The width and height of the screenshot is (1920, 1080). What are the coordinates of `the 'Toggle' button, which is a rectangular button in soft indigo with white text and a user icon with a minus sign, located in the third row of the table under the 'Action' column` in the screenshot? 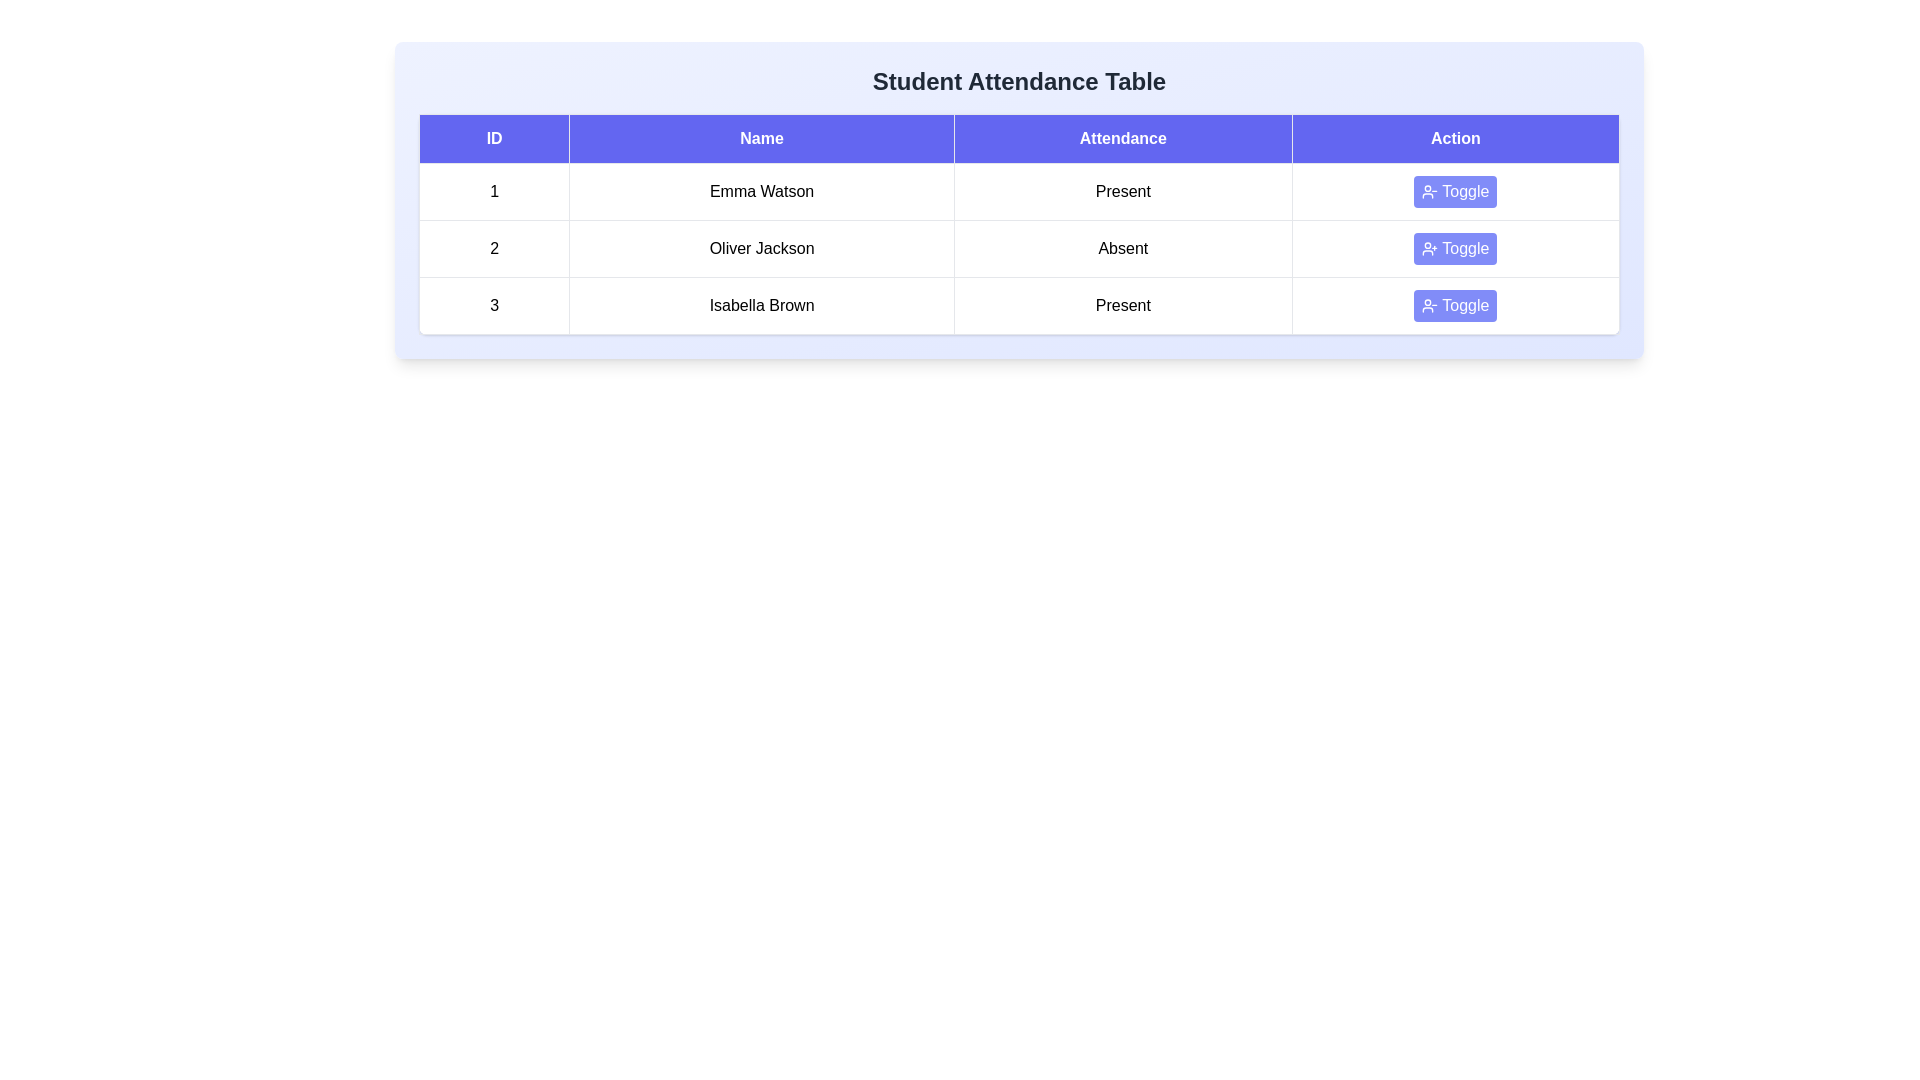 It's located at (1455, 305).